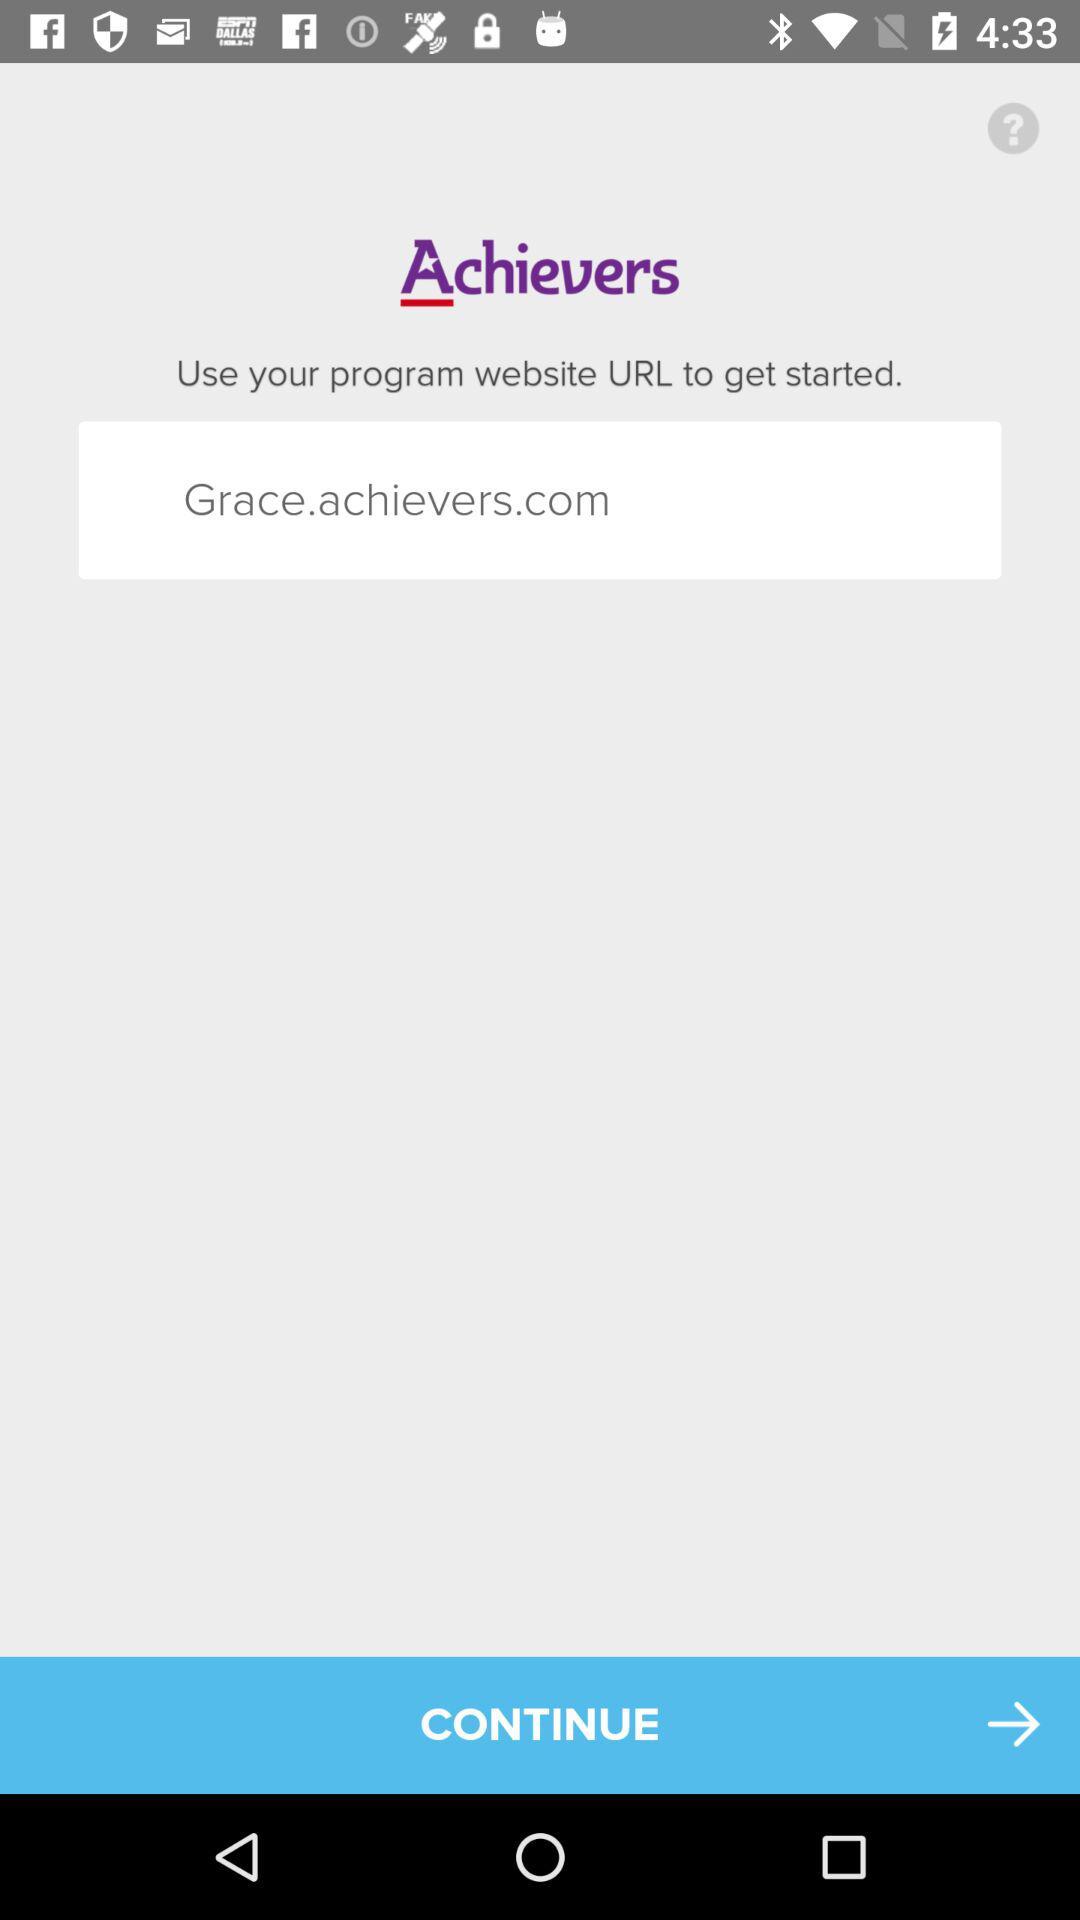  I want to click on icon below grace item, so click(540, 1724).